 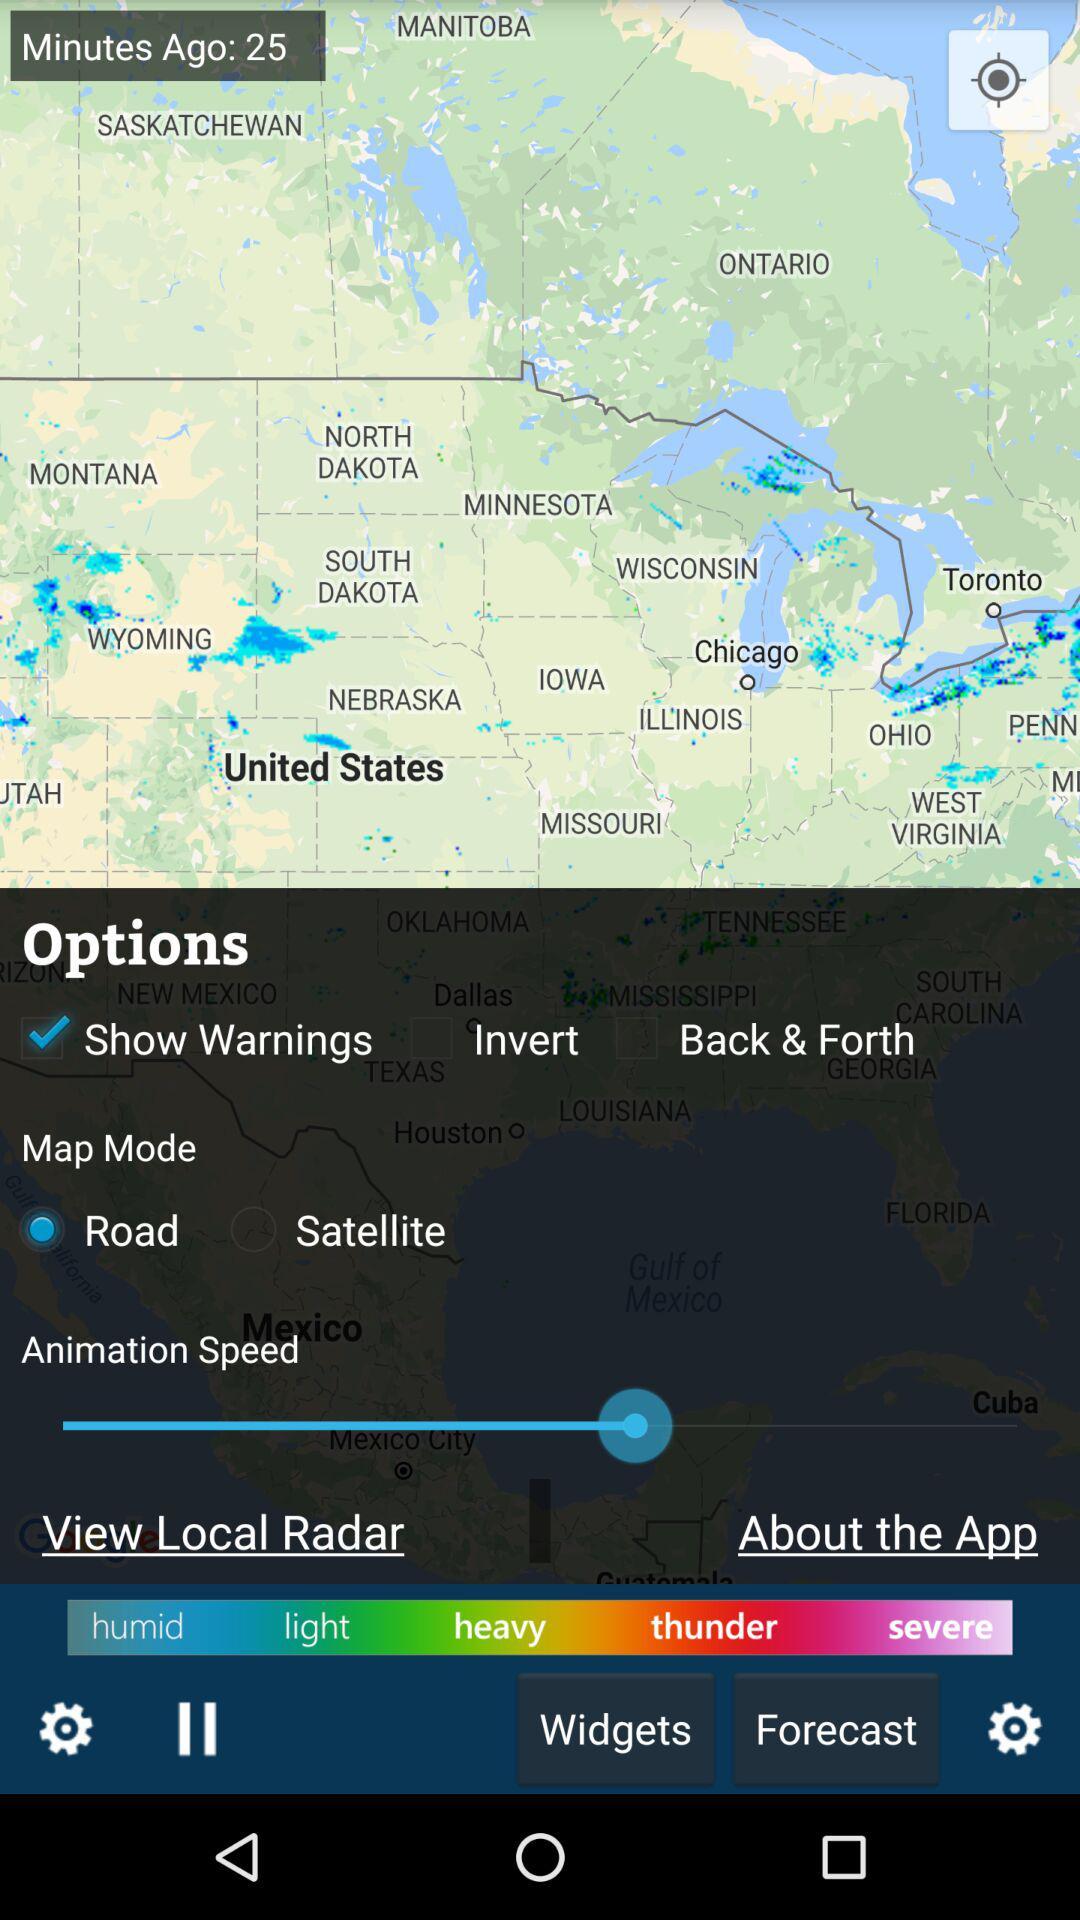 What do you see at coordinates (223, 1530) in the screenshot?
I see `the text view local radar` at bounding box center [223, 1530].